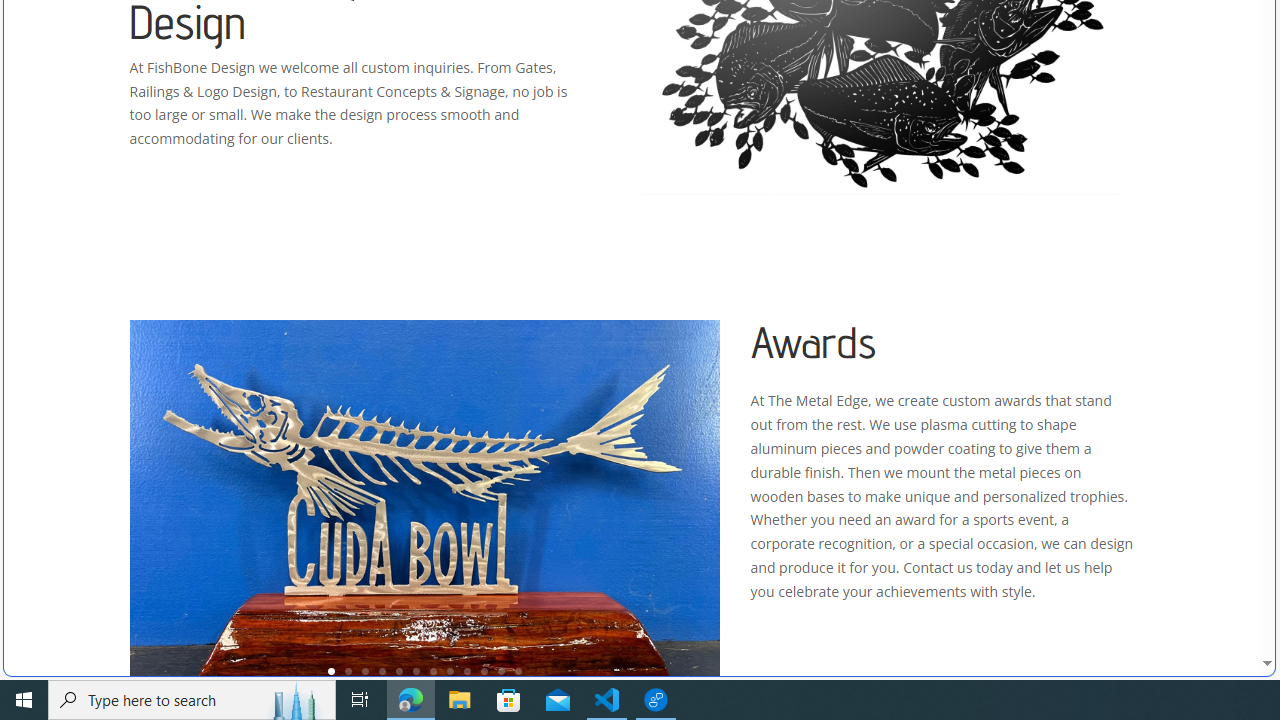 The width and height of the screenshot is (1280, 720). What do you see at coordinates (365, 671) in the screenshot?
I see `'3'` at bounding box center [365, 671].